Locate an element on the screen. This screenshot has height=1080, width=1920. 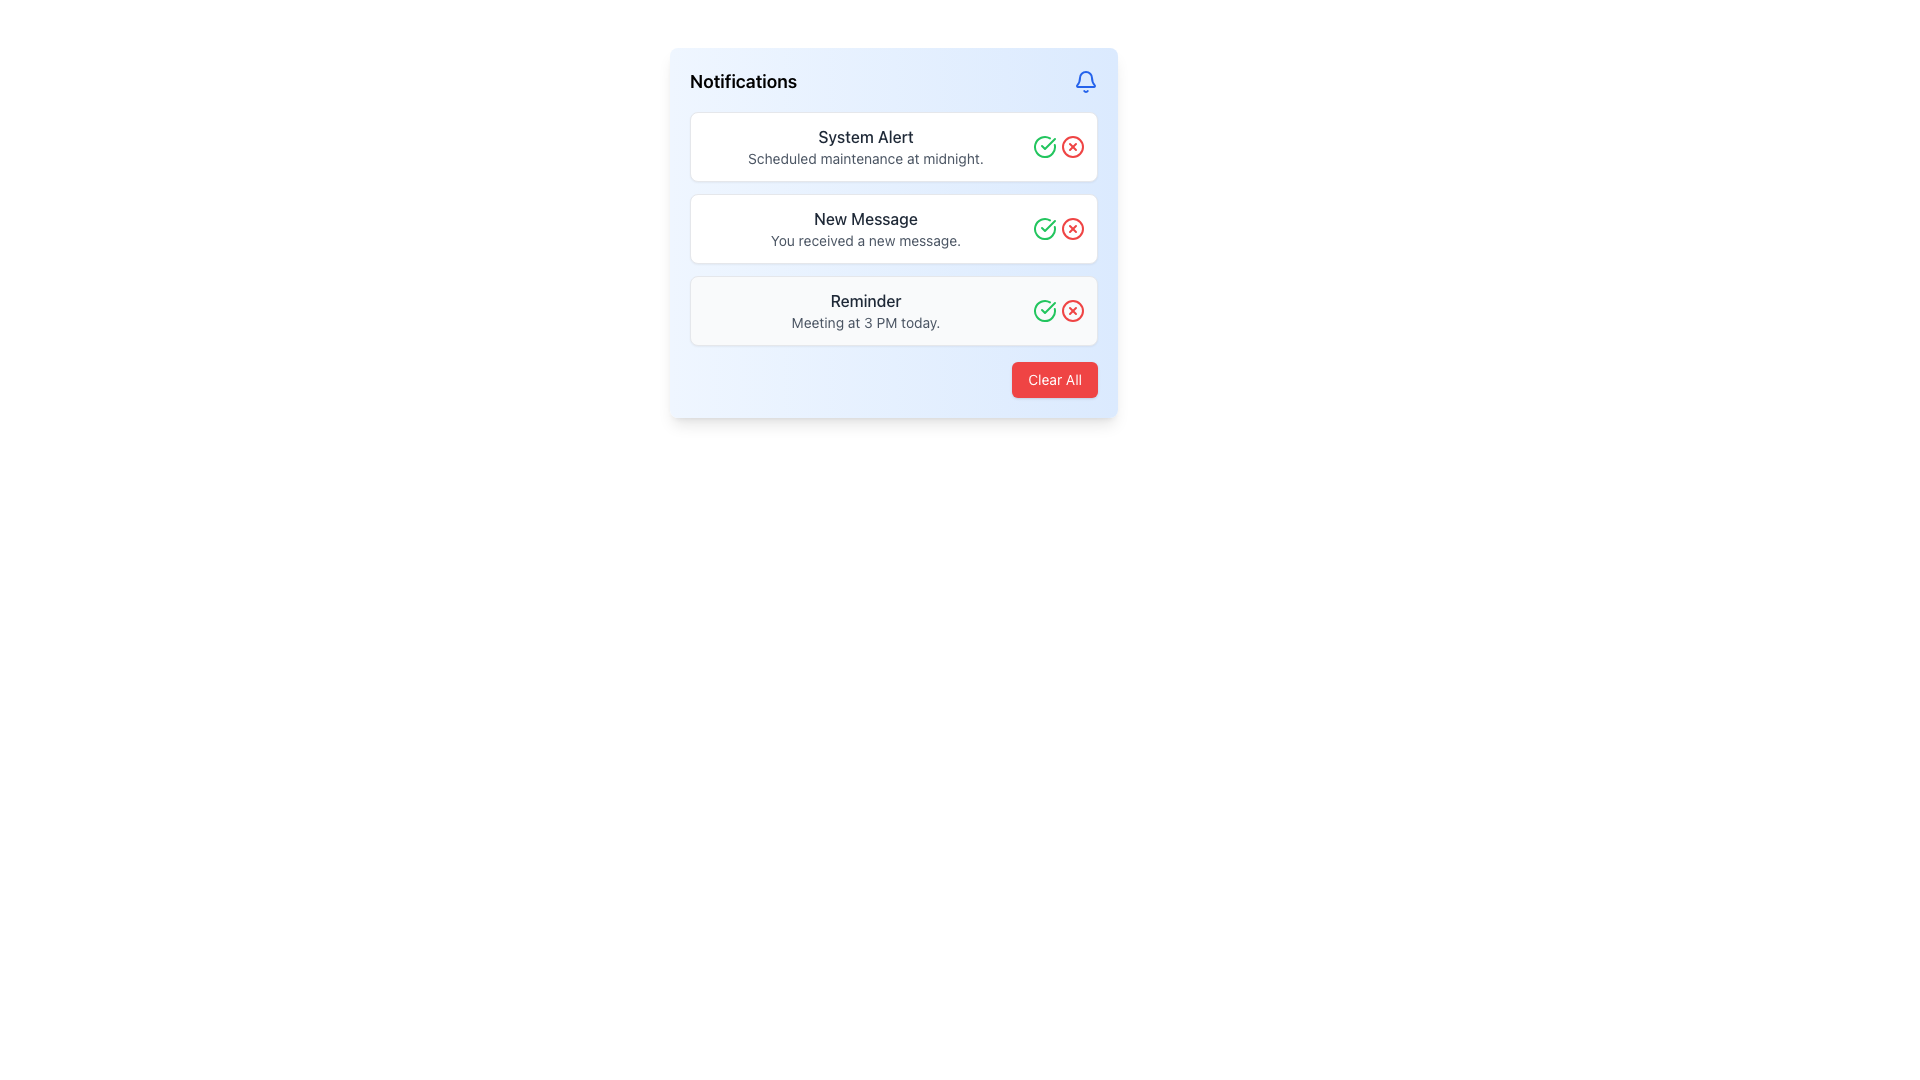
the static text element that describes the purpose of the 'System Alert' notification, which is located in the first notification card beneath the title is located at coordinates (865, 157).